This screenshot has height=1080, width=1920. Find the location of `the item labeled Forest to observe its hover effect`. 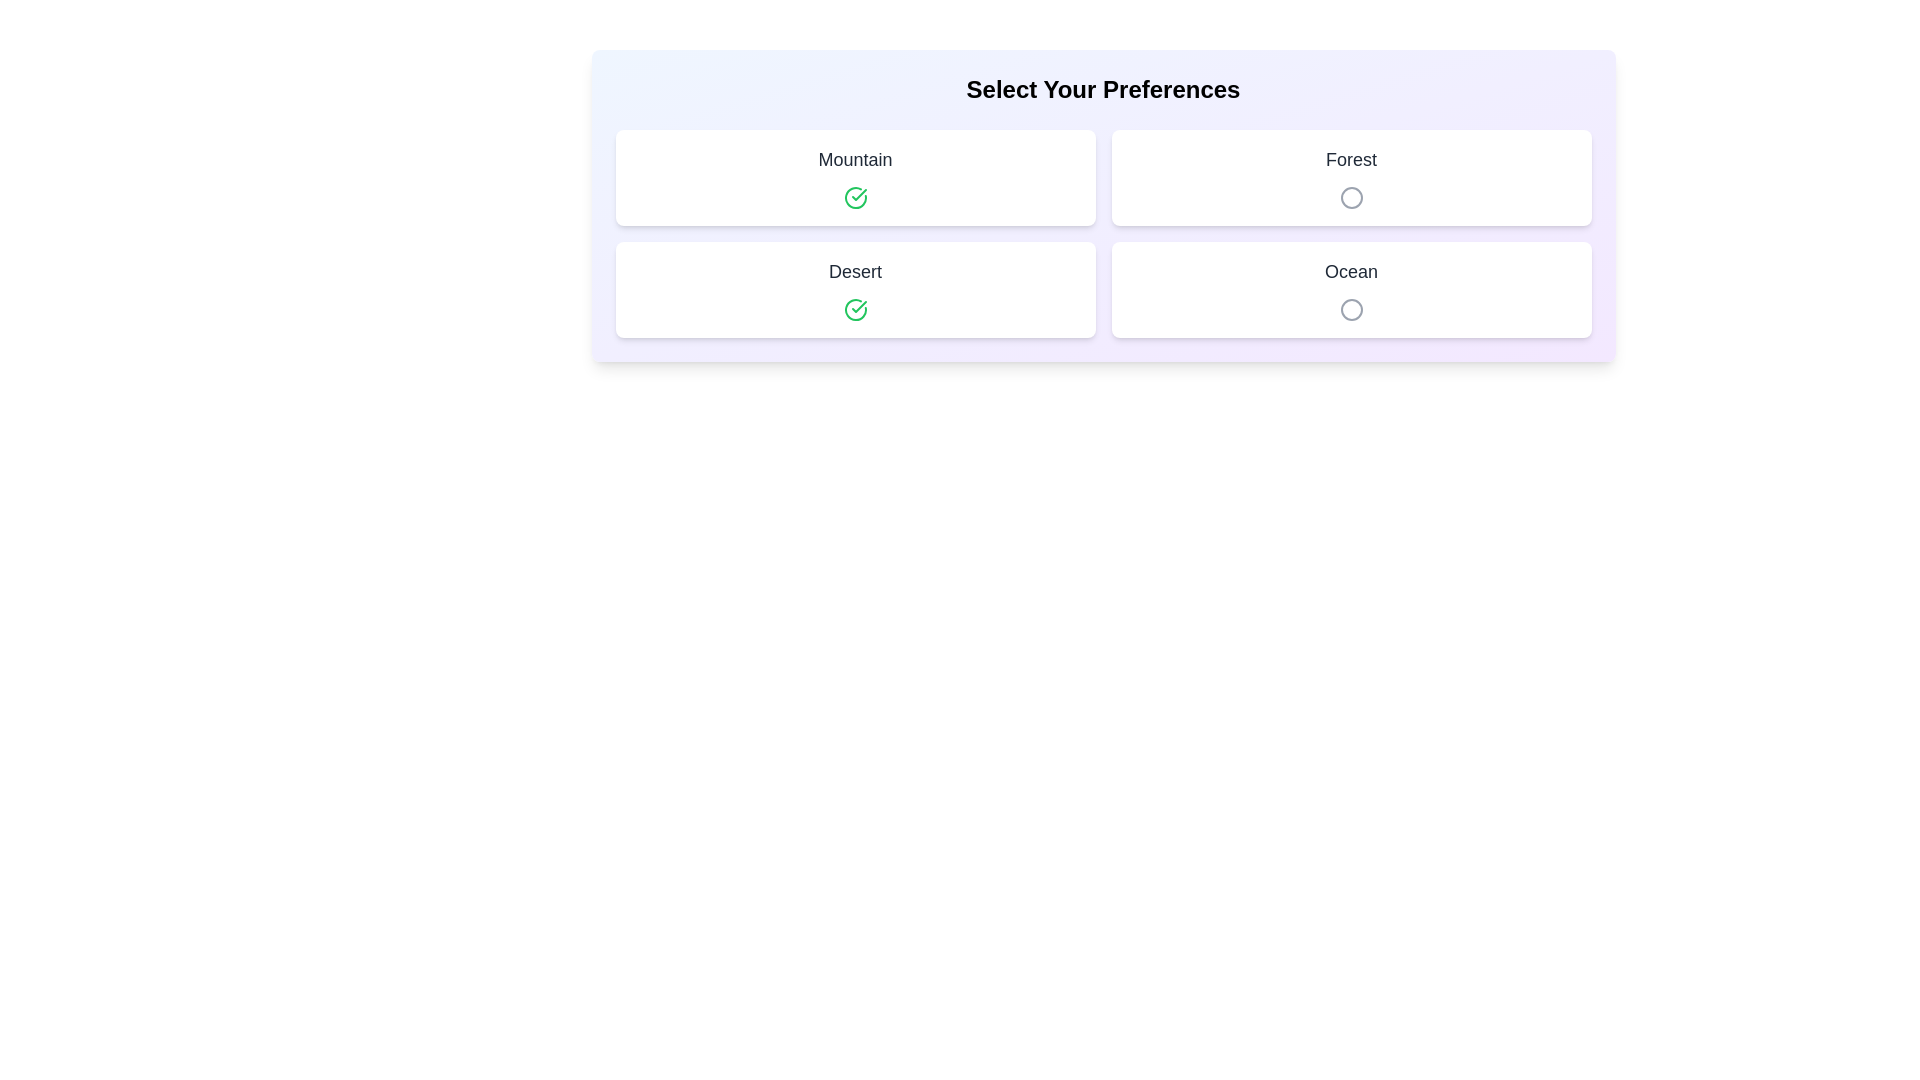

the item labeled Forest to observe its hover effect is located at coordinates (1351, 176).